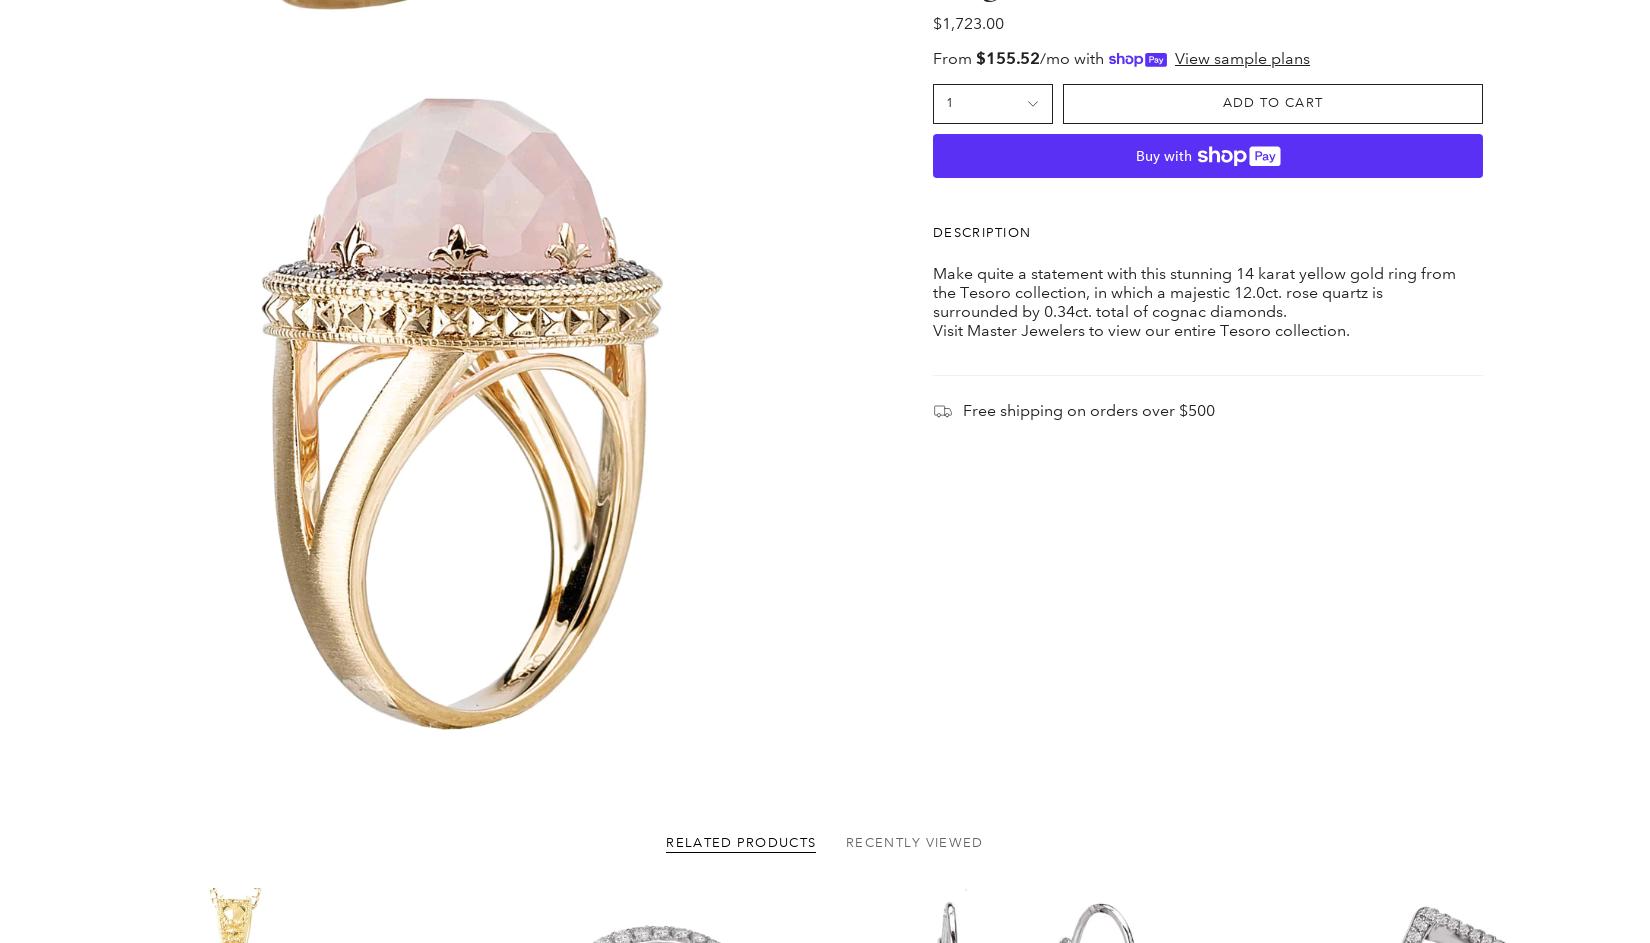 The image size is (1650, 943). Describe the element at coordinates (914, 31) in the screenshot. I see `'Recently viewed'` at that location.